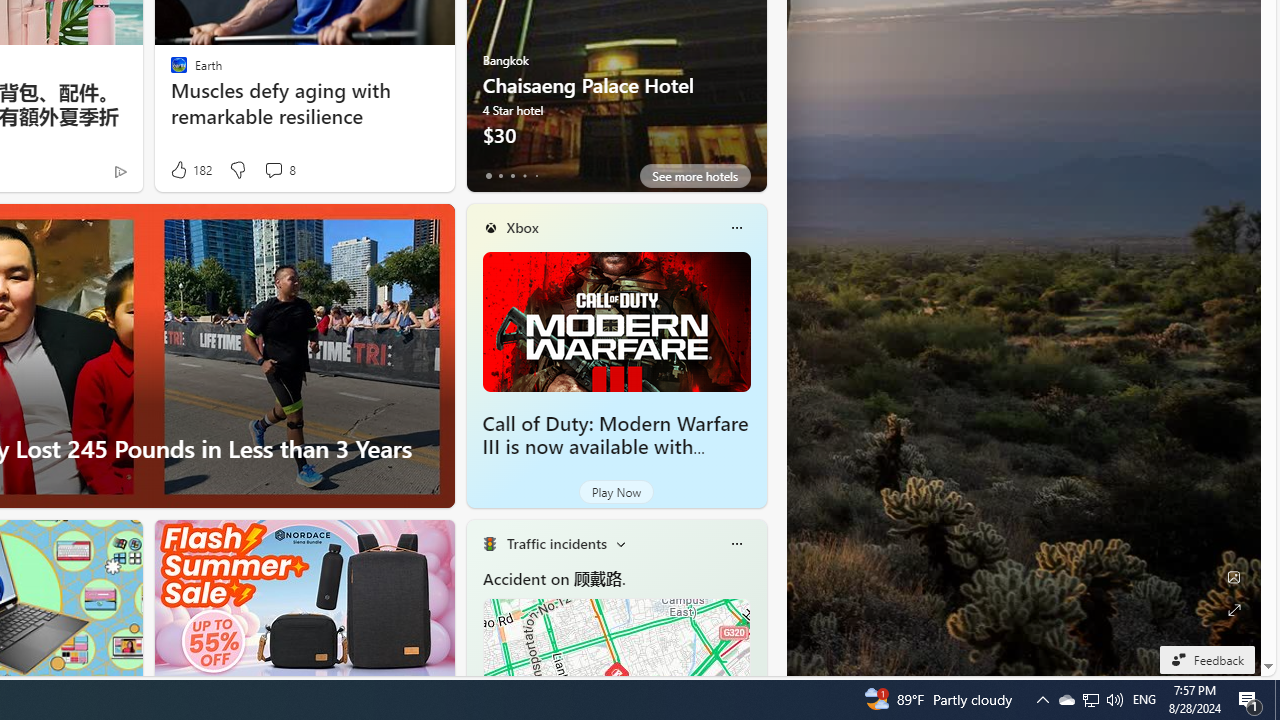 The image size is (1280, 720). Describe the element at coordinates (237, 169) in the screenshot. I see `'Dislike'` at that location.